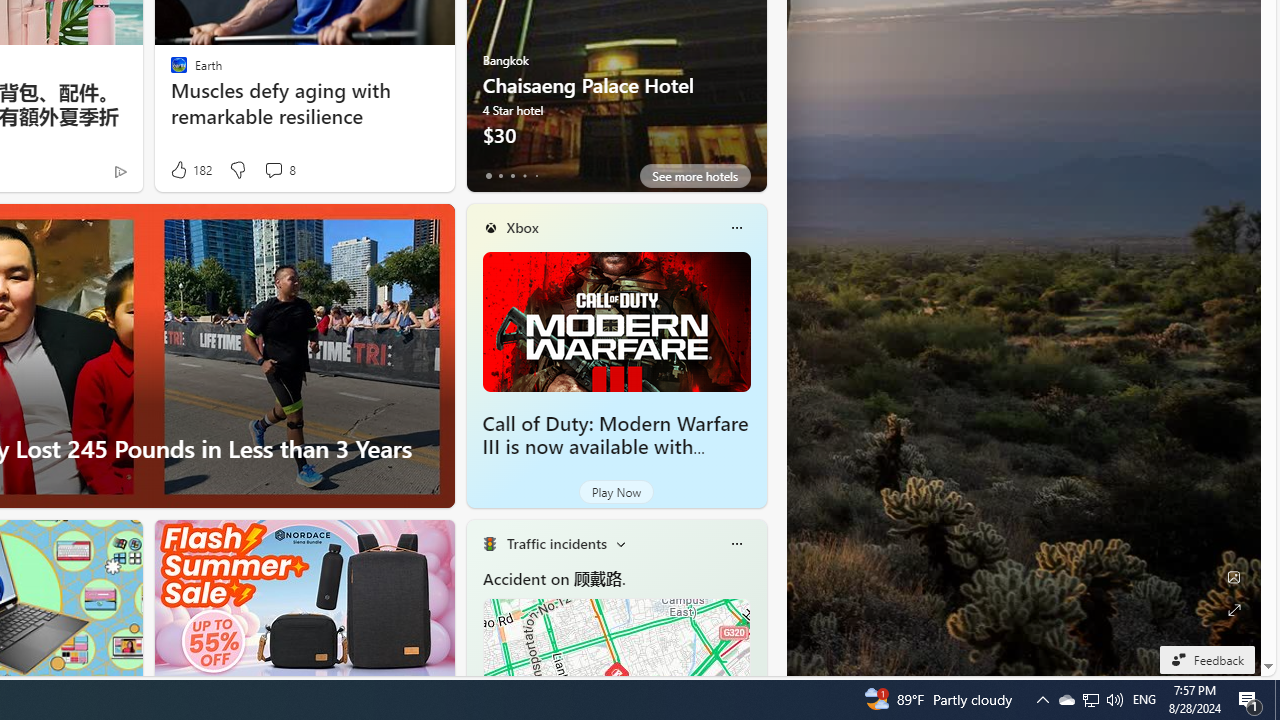 The image size is (1280, 720). Describe the element at coordinates (237, 169) in the screenshot. I see `'Dislike'` at that location.